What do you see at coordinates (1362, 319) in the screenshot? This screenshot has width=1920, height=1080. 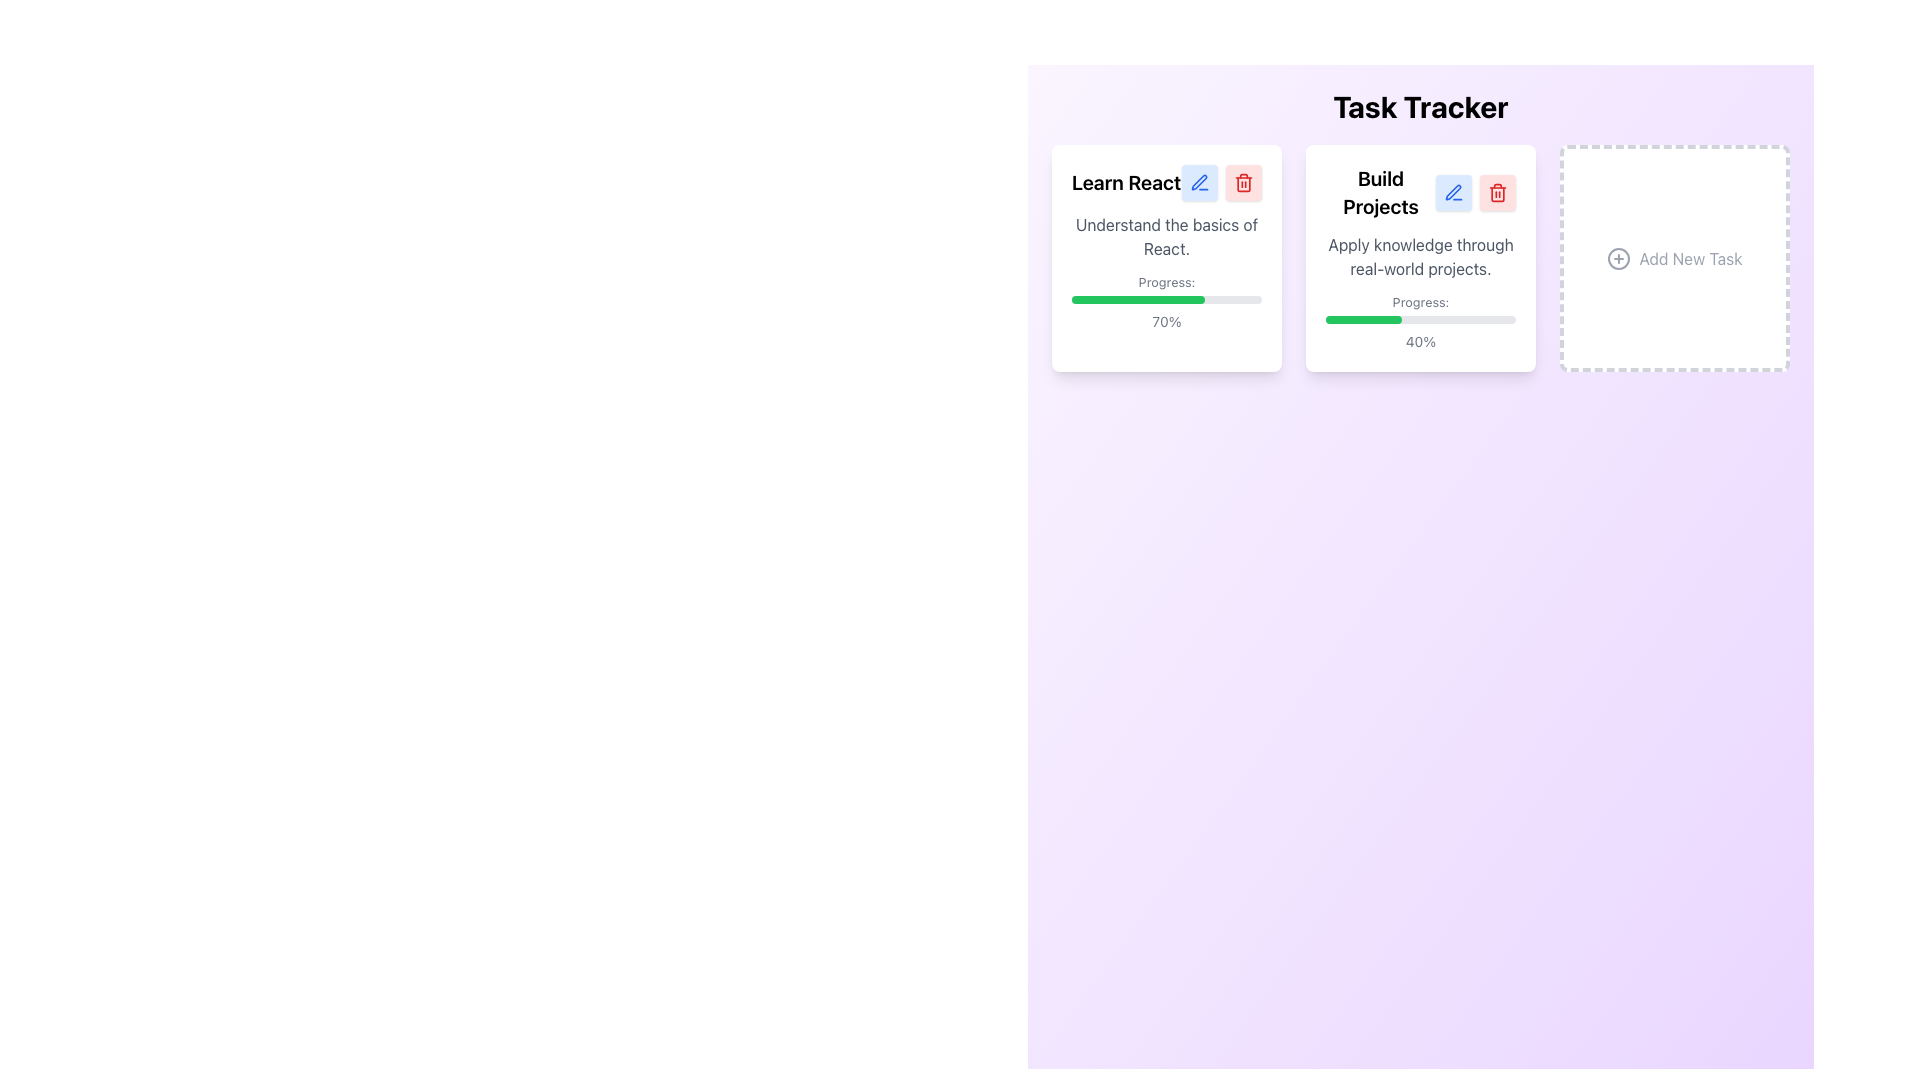 I see `the Progress Indicator that visually communicates the progress percentage (40%) for the task 'Build Projects'` at bounding box center [1362, 319].